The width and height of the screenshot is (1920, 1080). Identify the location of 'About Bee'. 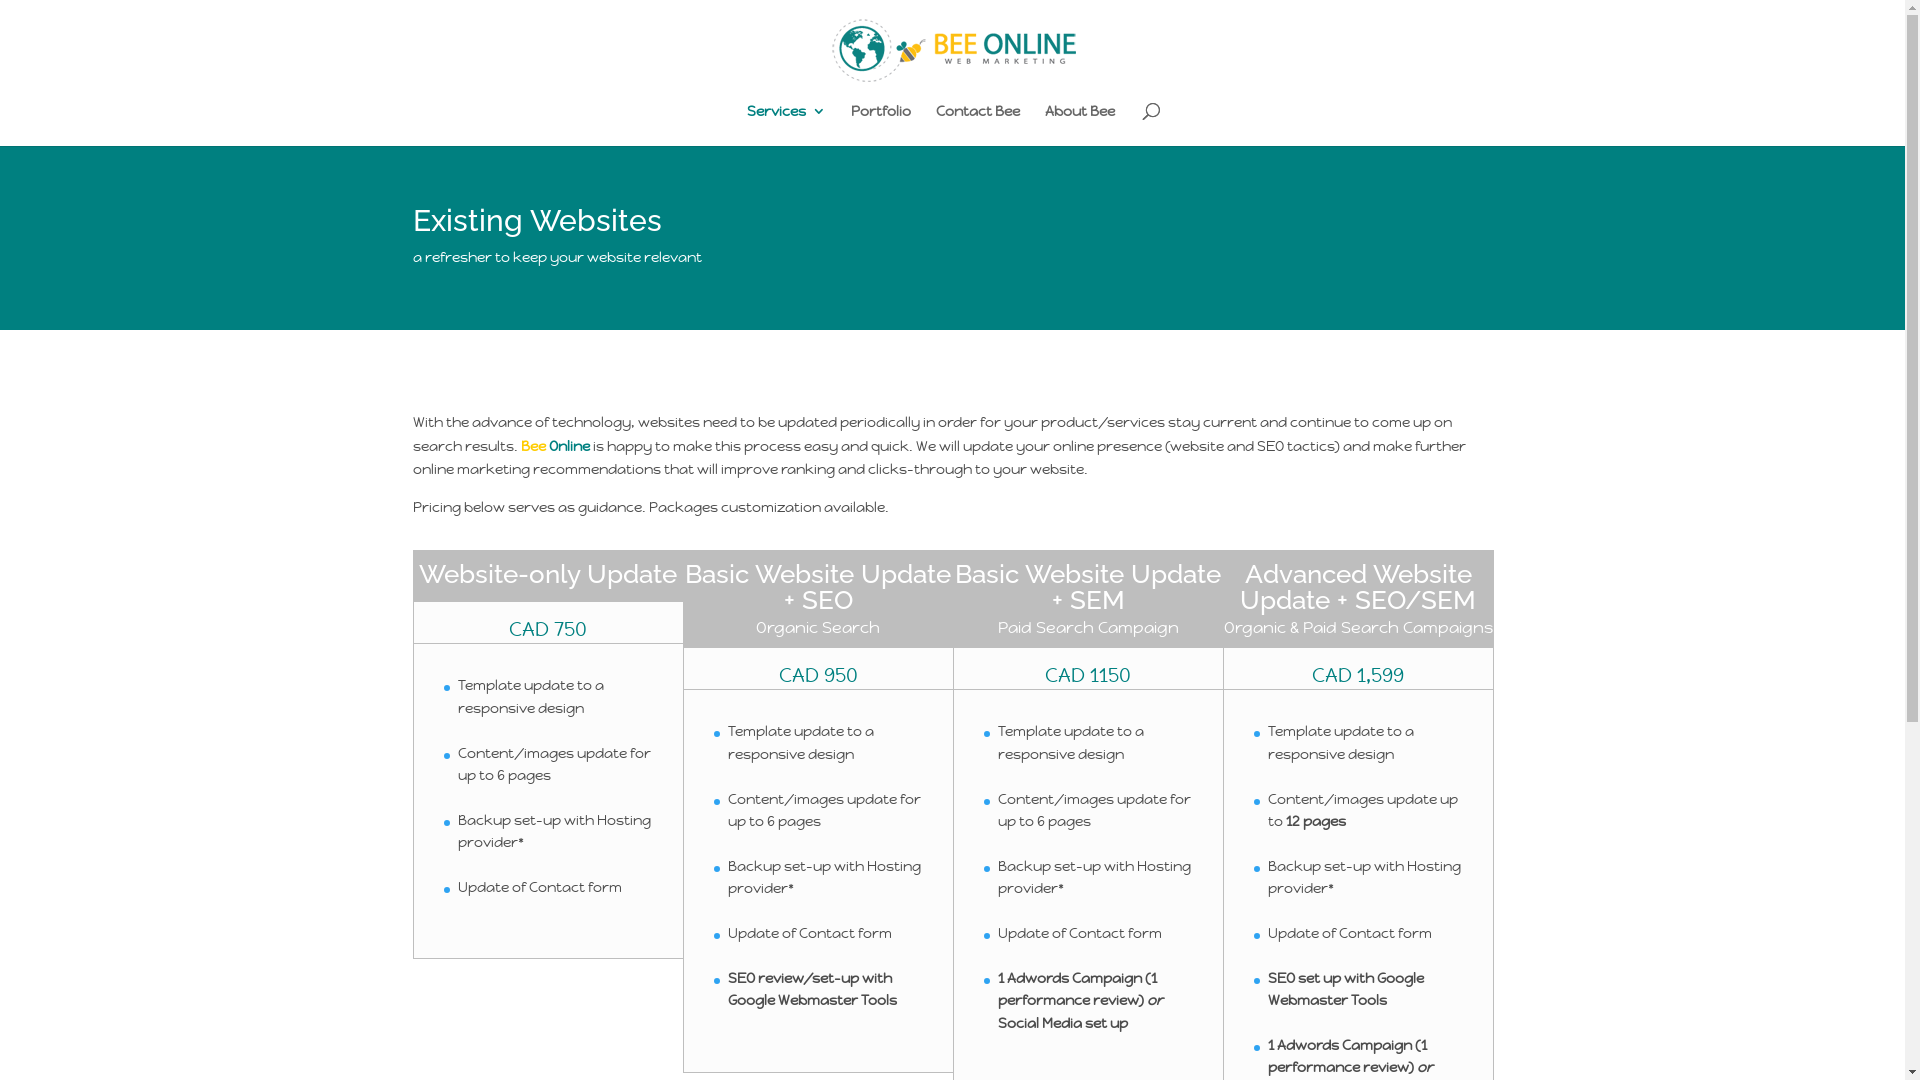
(1079, 124).